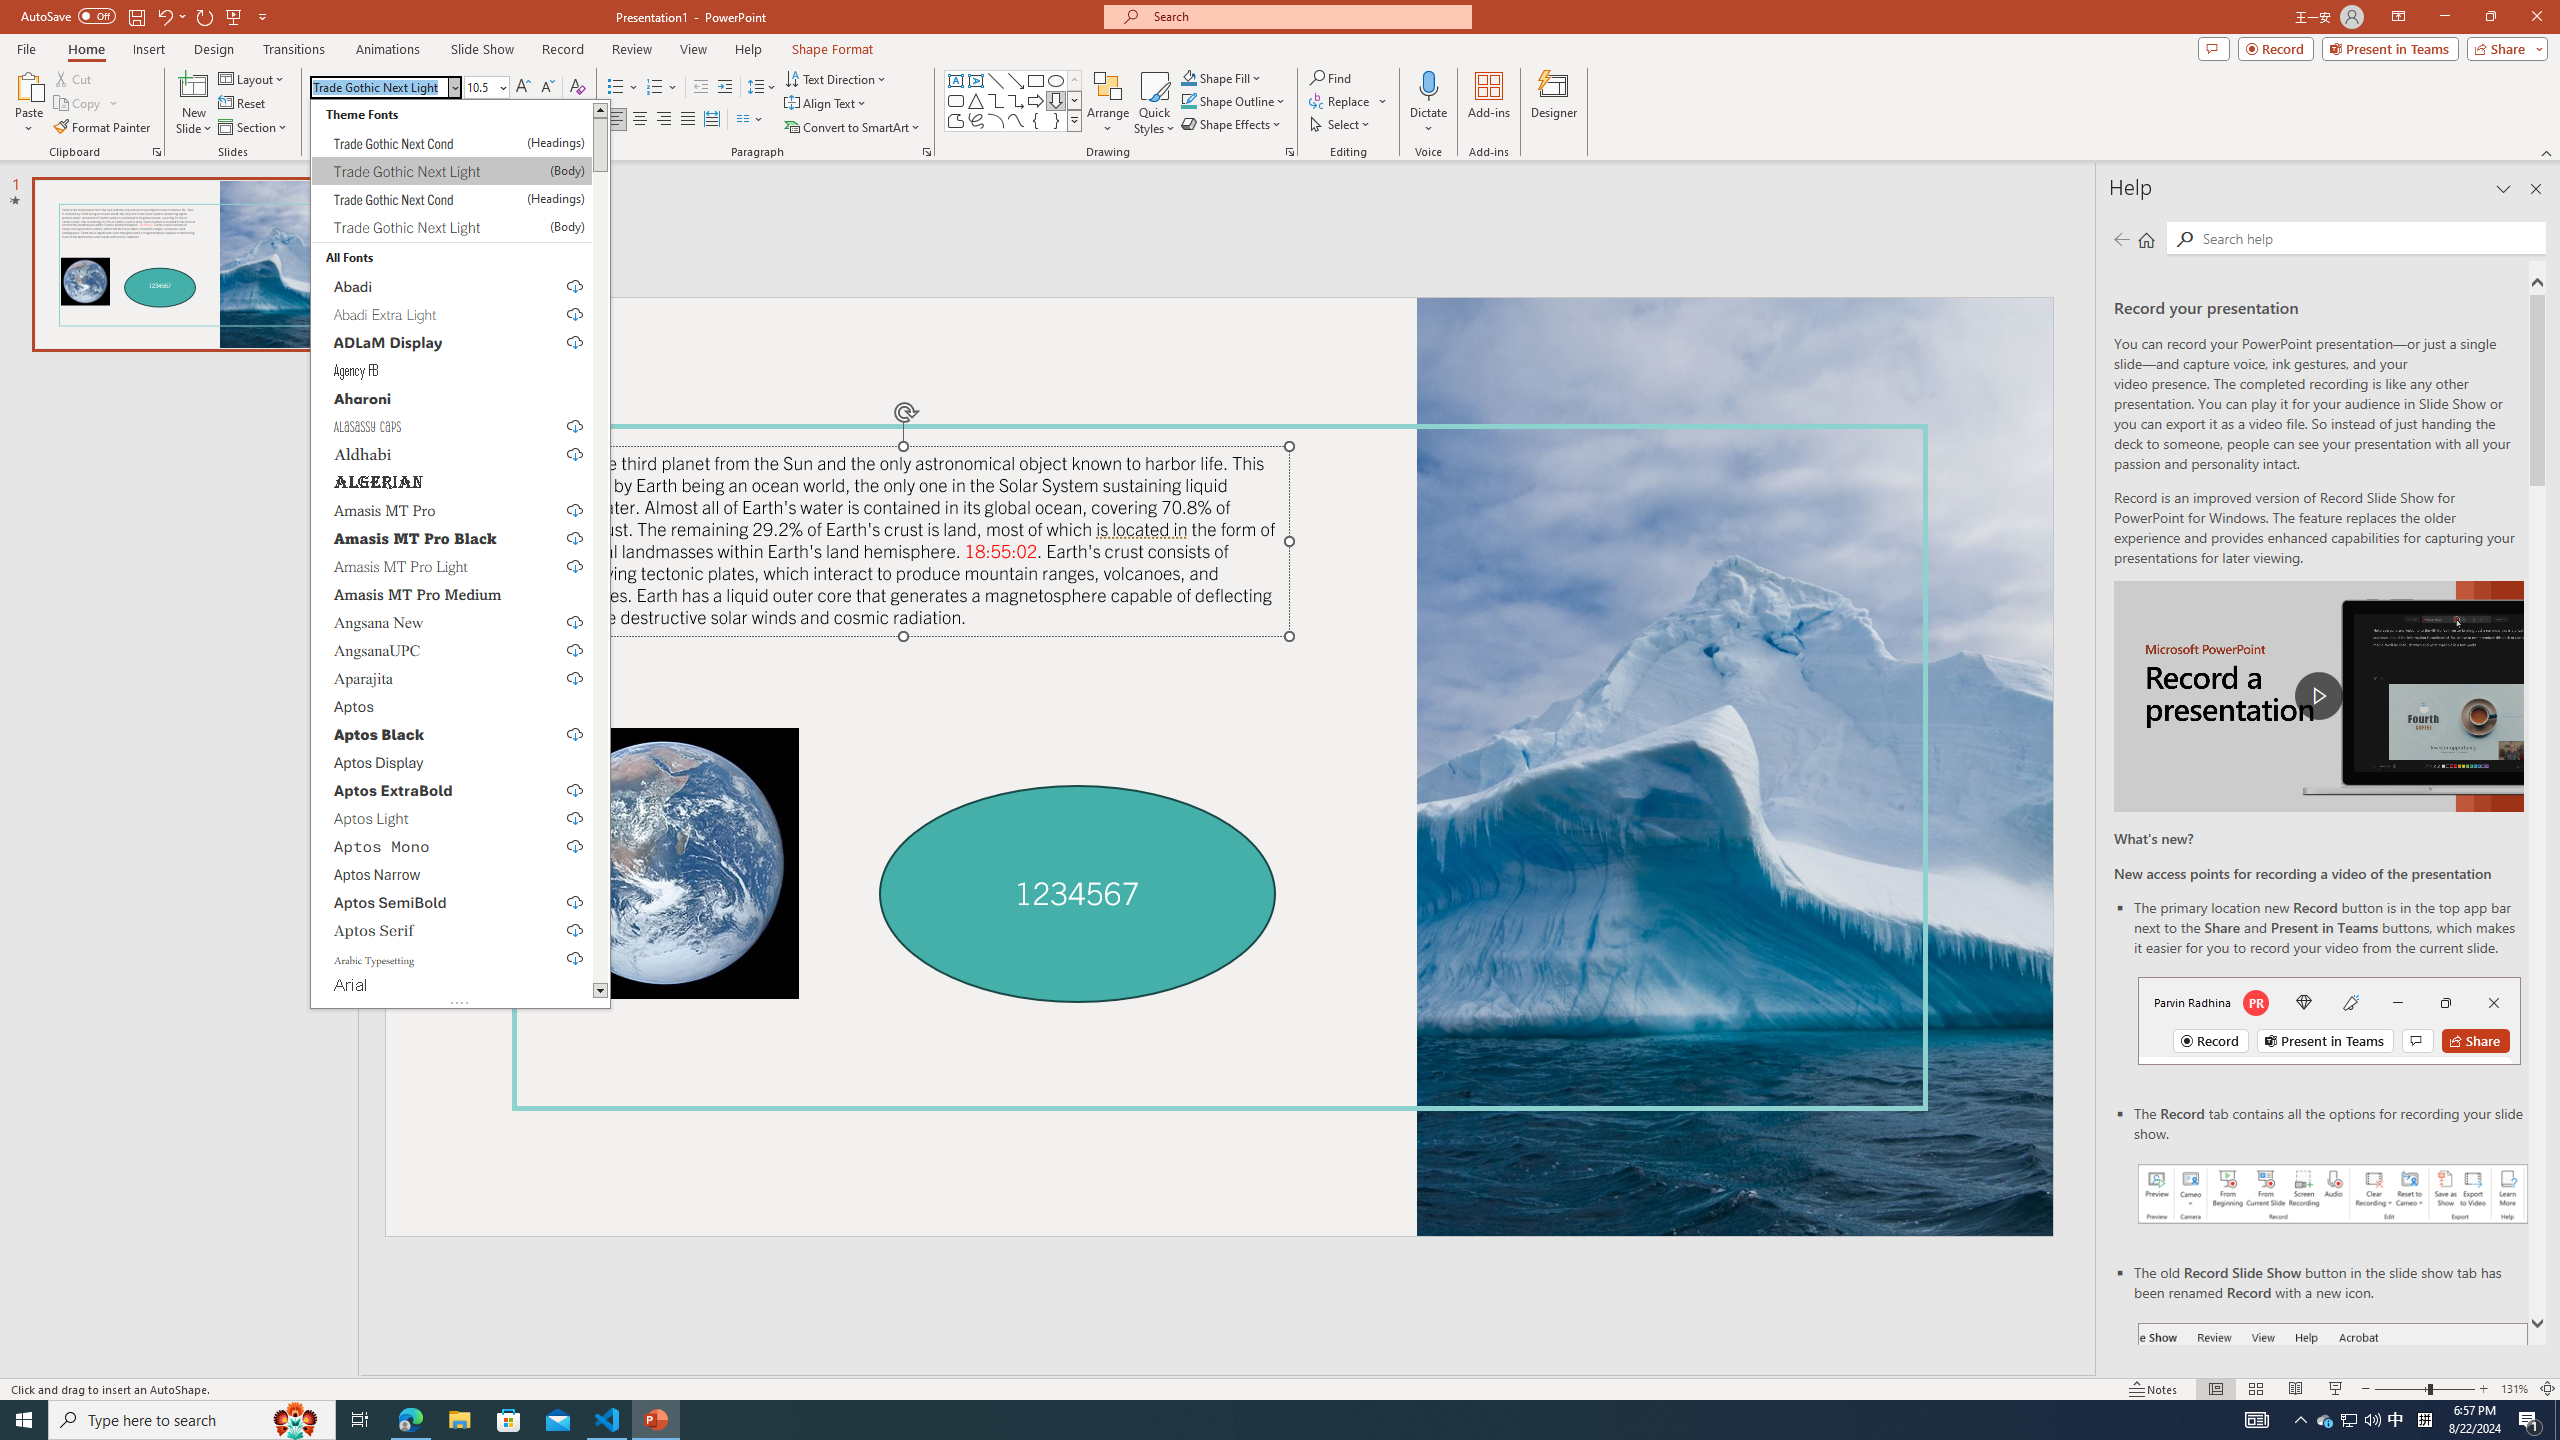 The width and height of the screenshot is (2560, 1440). Describe the element at coordinates (1153, 103) in the screenshot. I see `'Quick Styles'` at that location.